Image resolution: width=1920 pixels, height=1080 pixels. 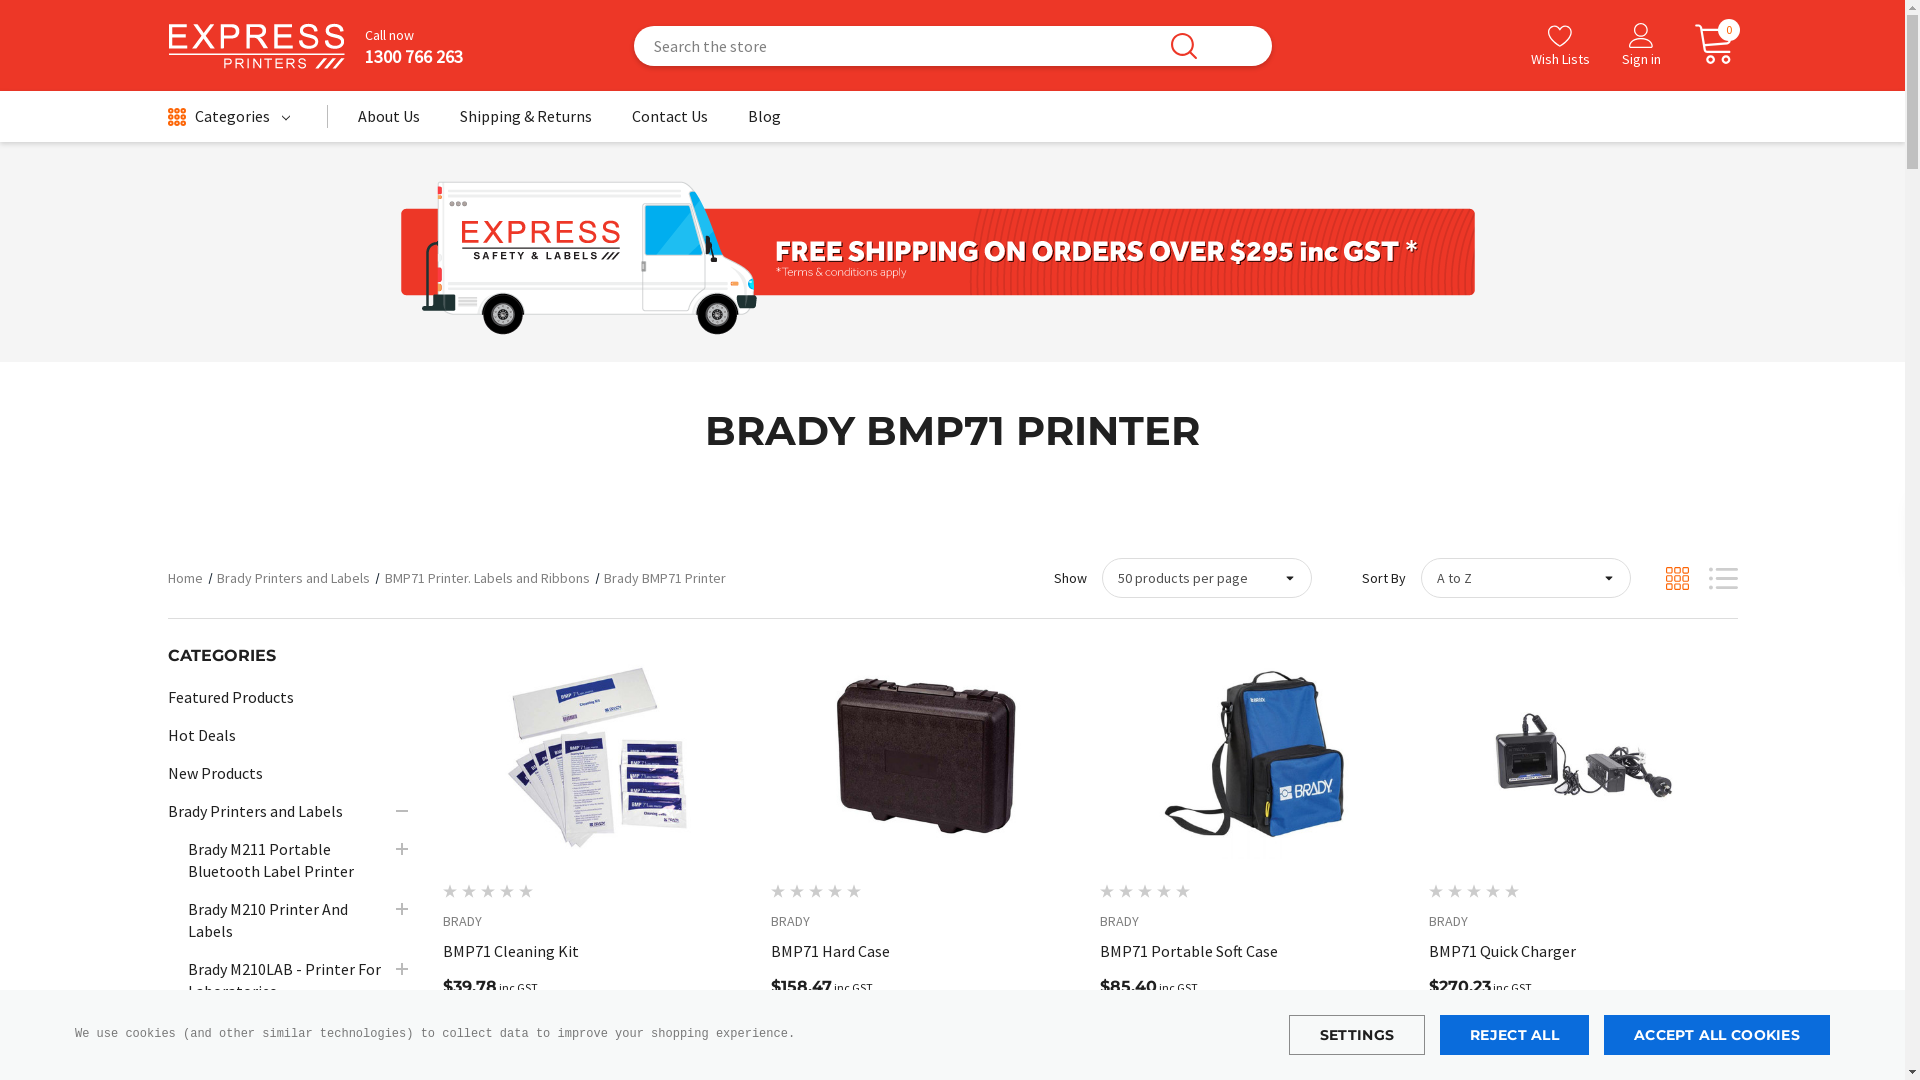 What do you see at coordinates (185, 578) in the screenshot?
I see `'Home'` at bounding box center [185, 578].